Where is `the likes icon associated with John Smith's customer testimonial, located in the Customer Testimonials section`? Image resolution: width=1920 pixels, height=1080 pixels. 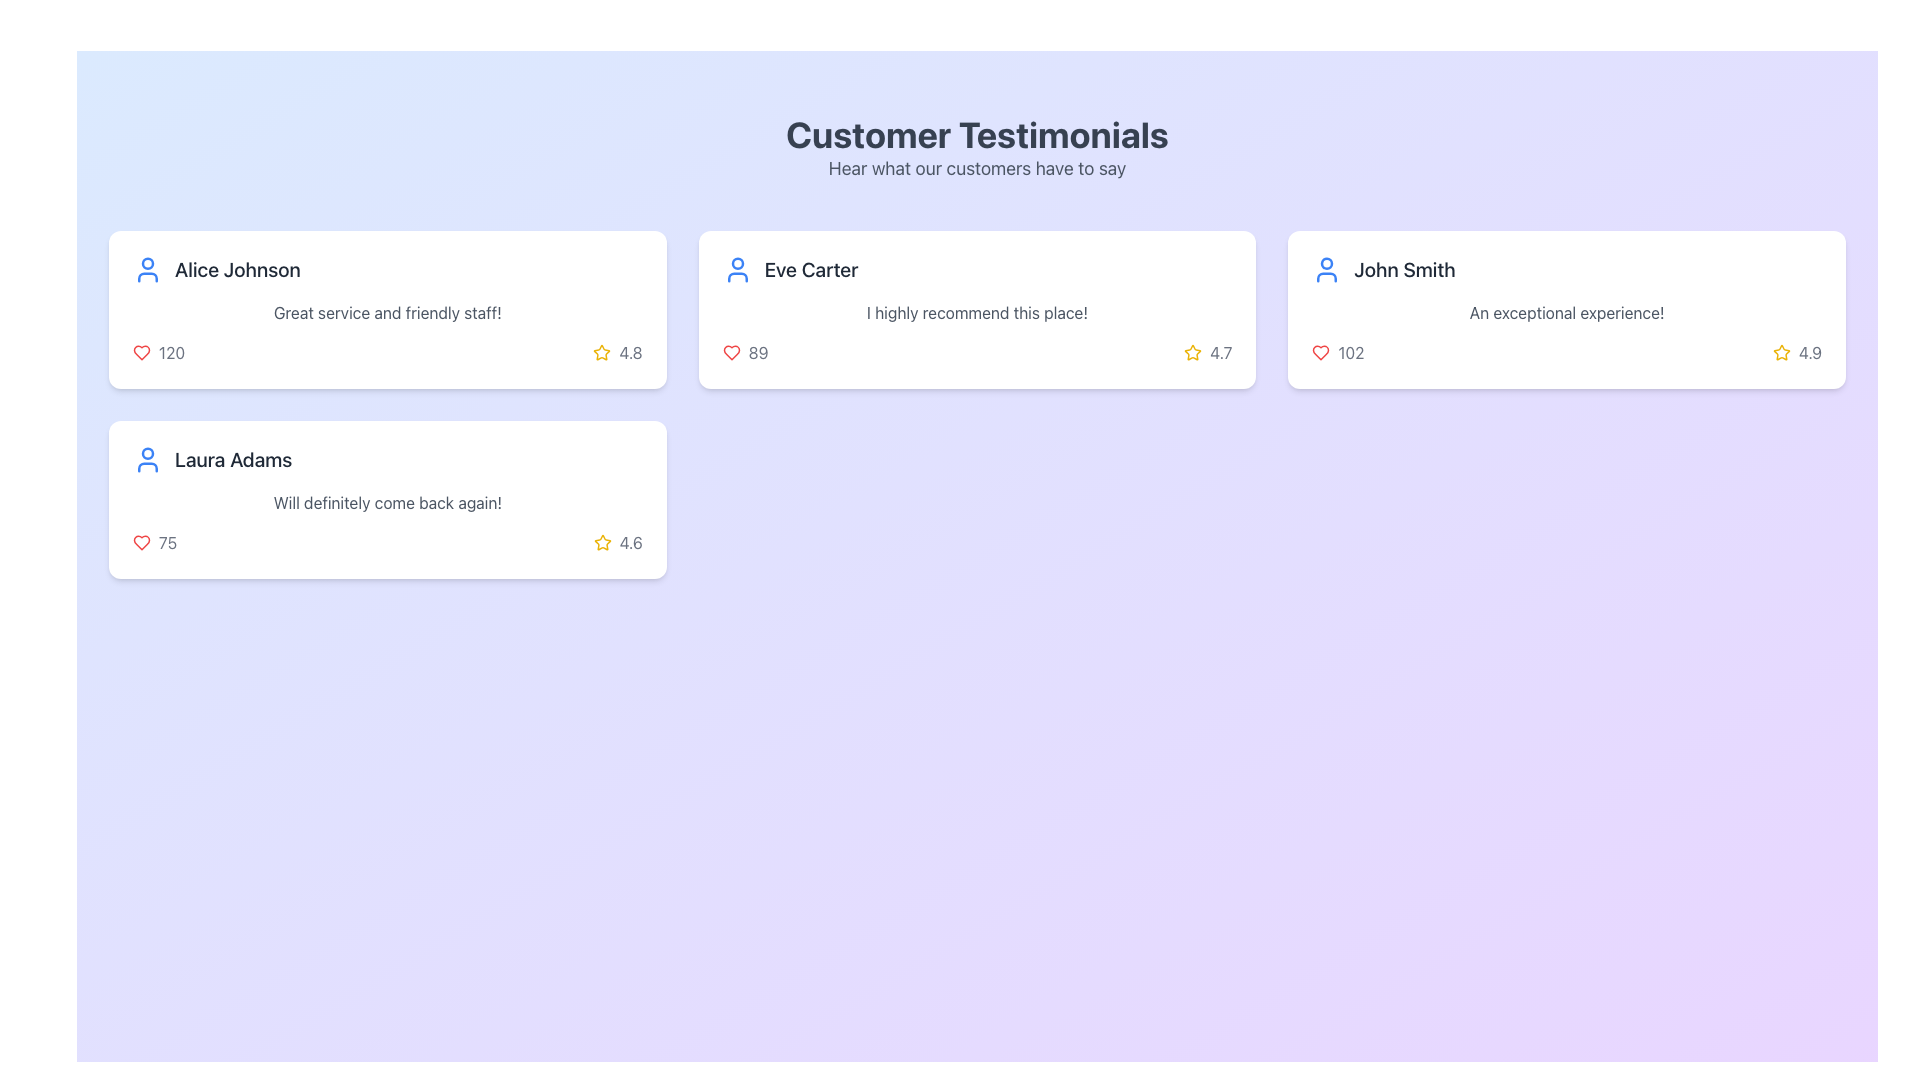
the likes icon associated with John Smith's customer testimonial, located in the Customer Testimonials section is located at coordinates (1338, 352).